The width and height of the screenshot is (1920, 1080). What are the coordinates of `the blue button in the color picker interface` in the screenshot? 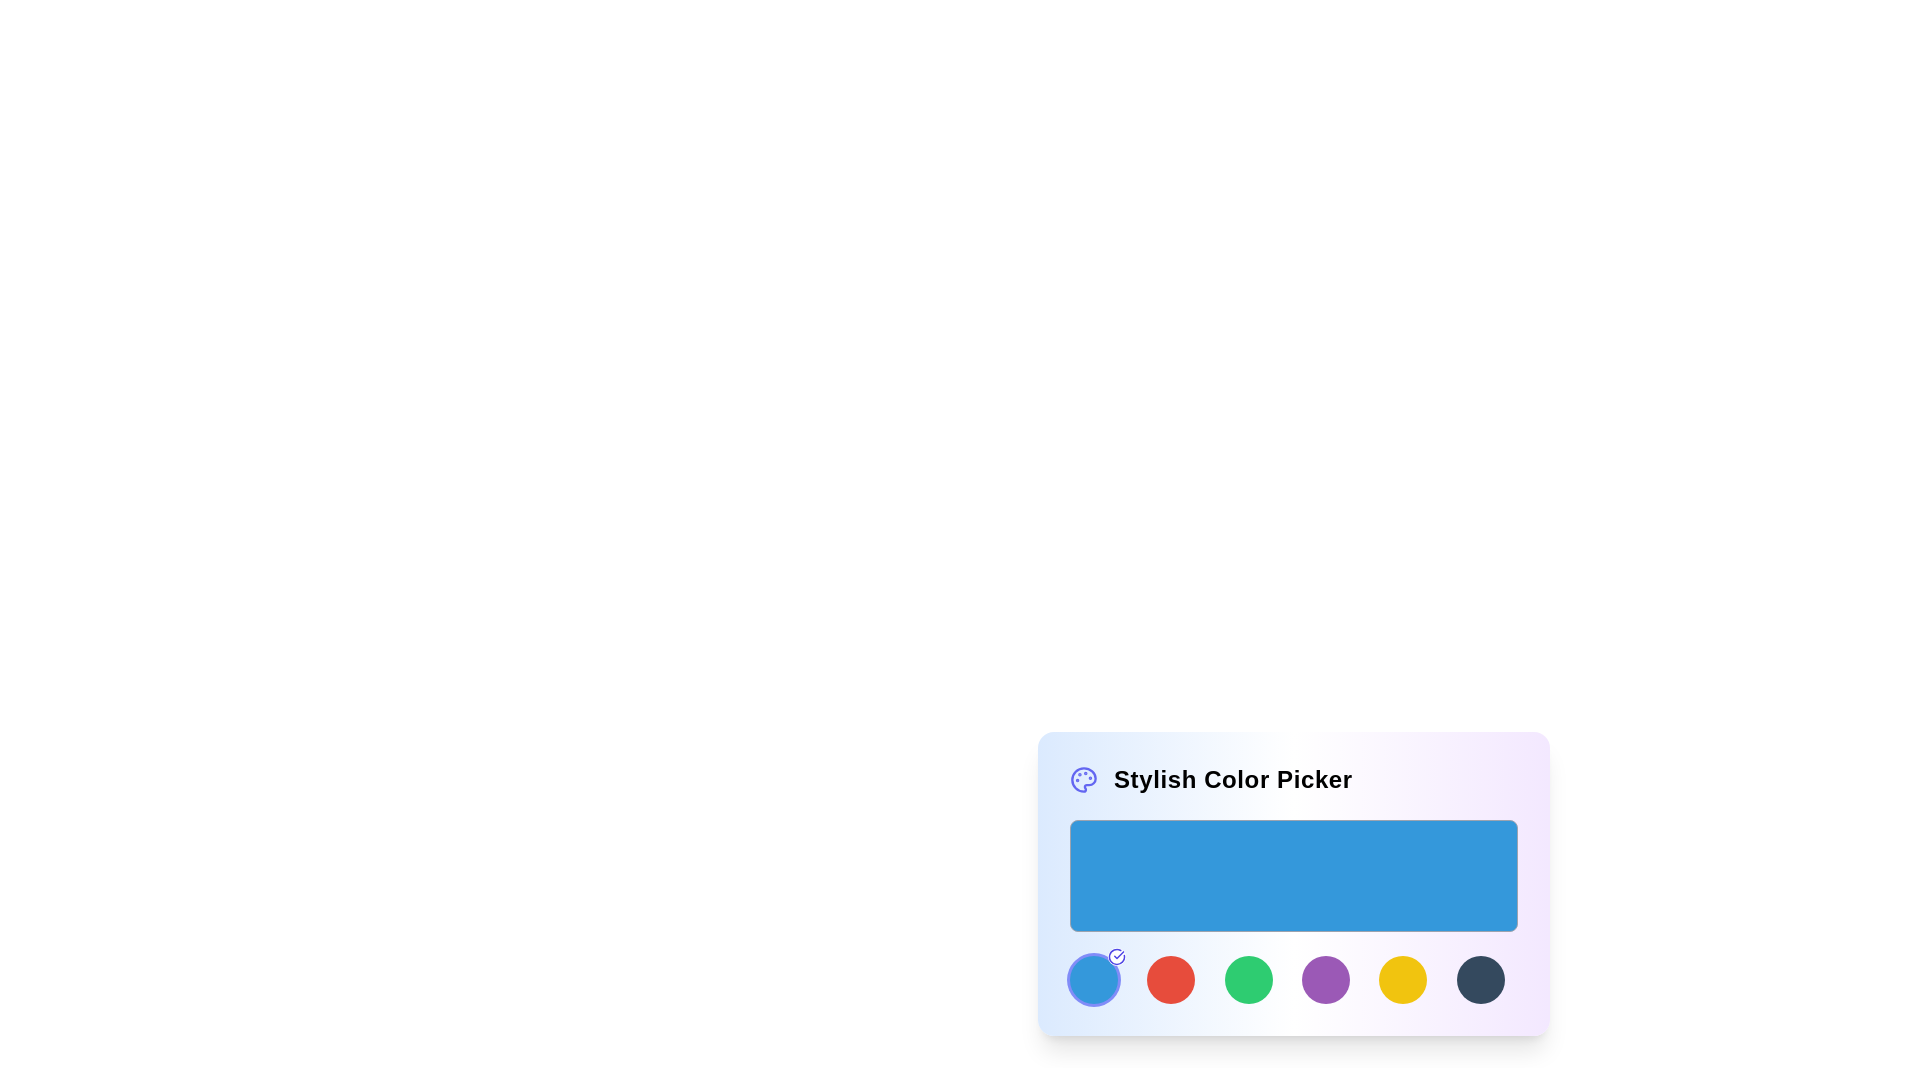 It's located at (1093, 978).